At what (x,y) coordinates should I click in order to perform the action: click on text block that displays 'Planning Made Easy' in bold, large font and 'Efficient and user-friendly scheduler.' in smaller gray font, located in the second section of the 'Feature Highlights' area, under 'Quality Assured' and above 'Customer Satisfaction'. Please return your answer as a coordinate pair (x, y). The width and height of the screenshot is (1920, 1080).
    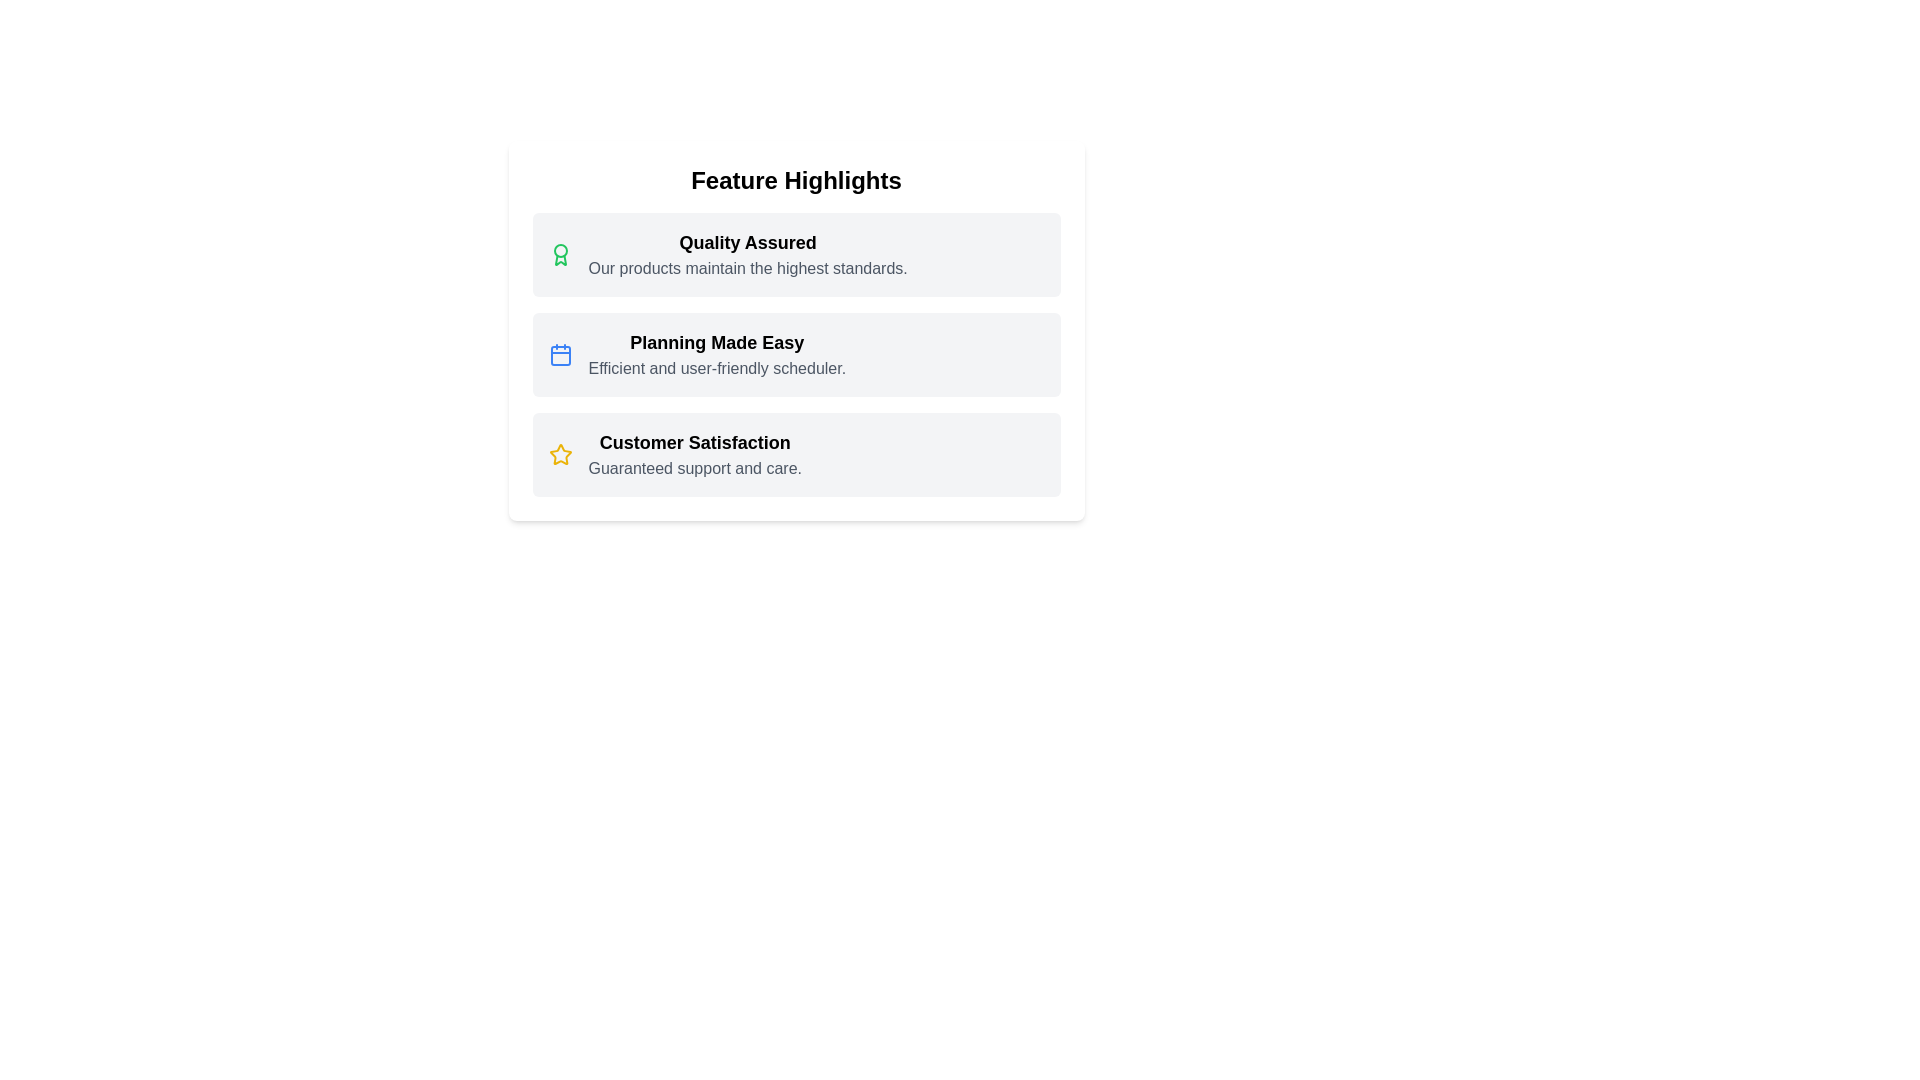
    Looking at the image, I should click on (717, 353).